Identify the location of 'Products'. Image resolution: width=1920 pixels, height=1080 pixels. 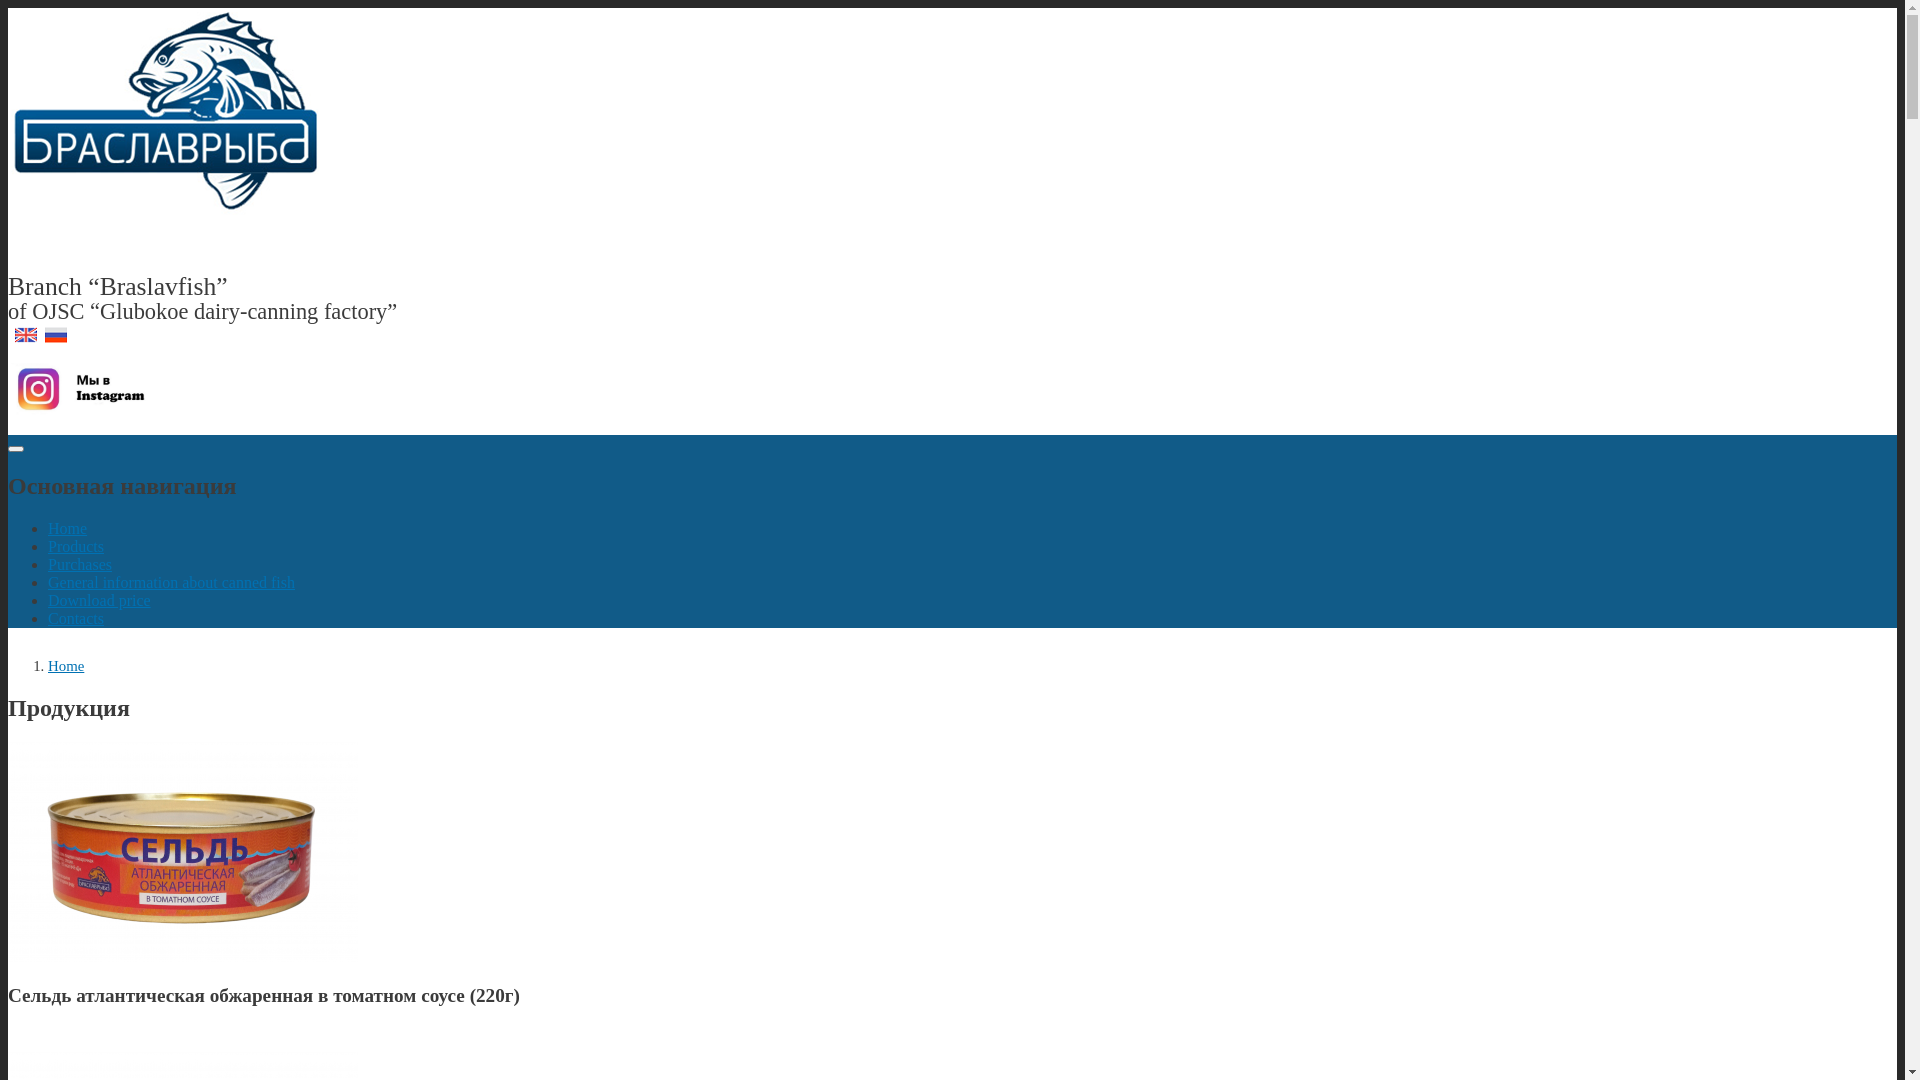
(76, 546).